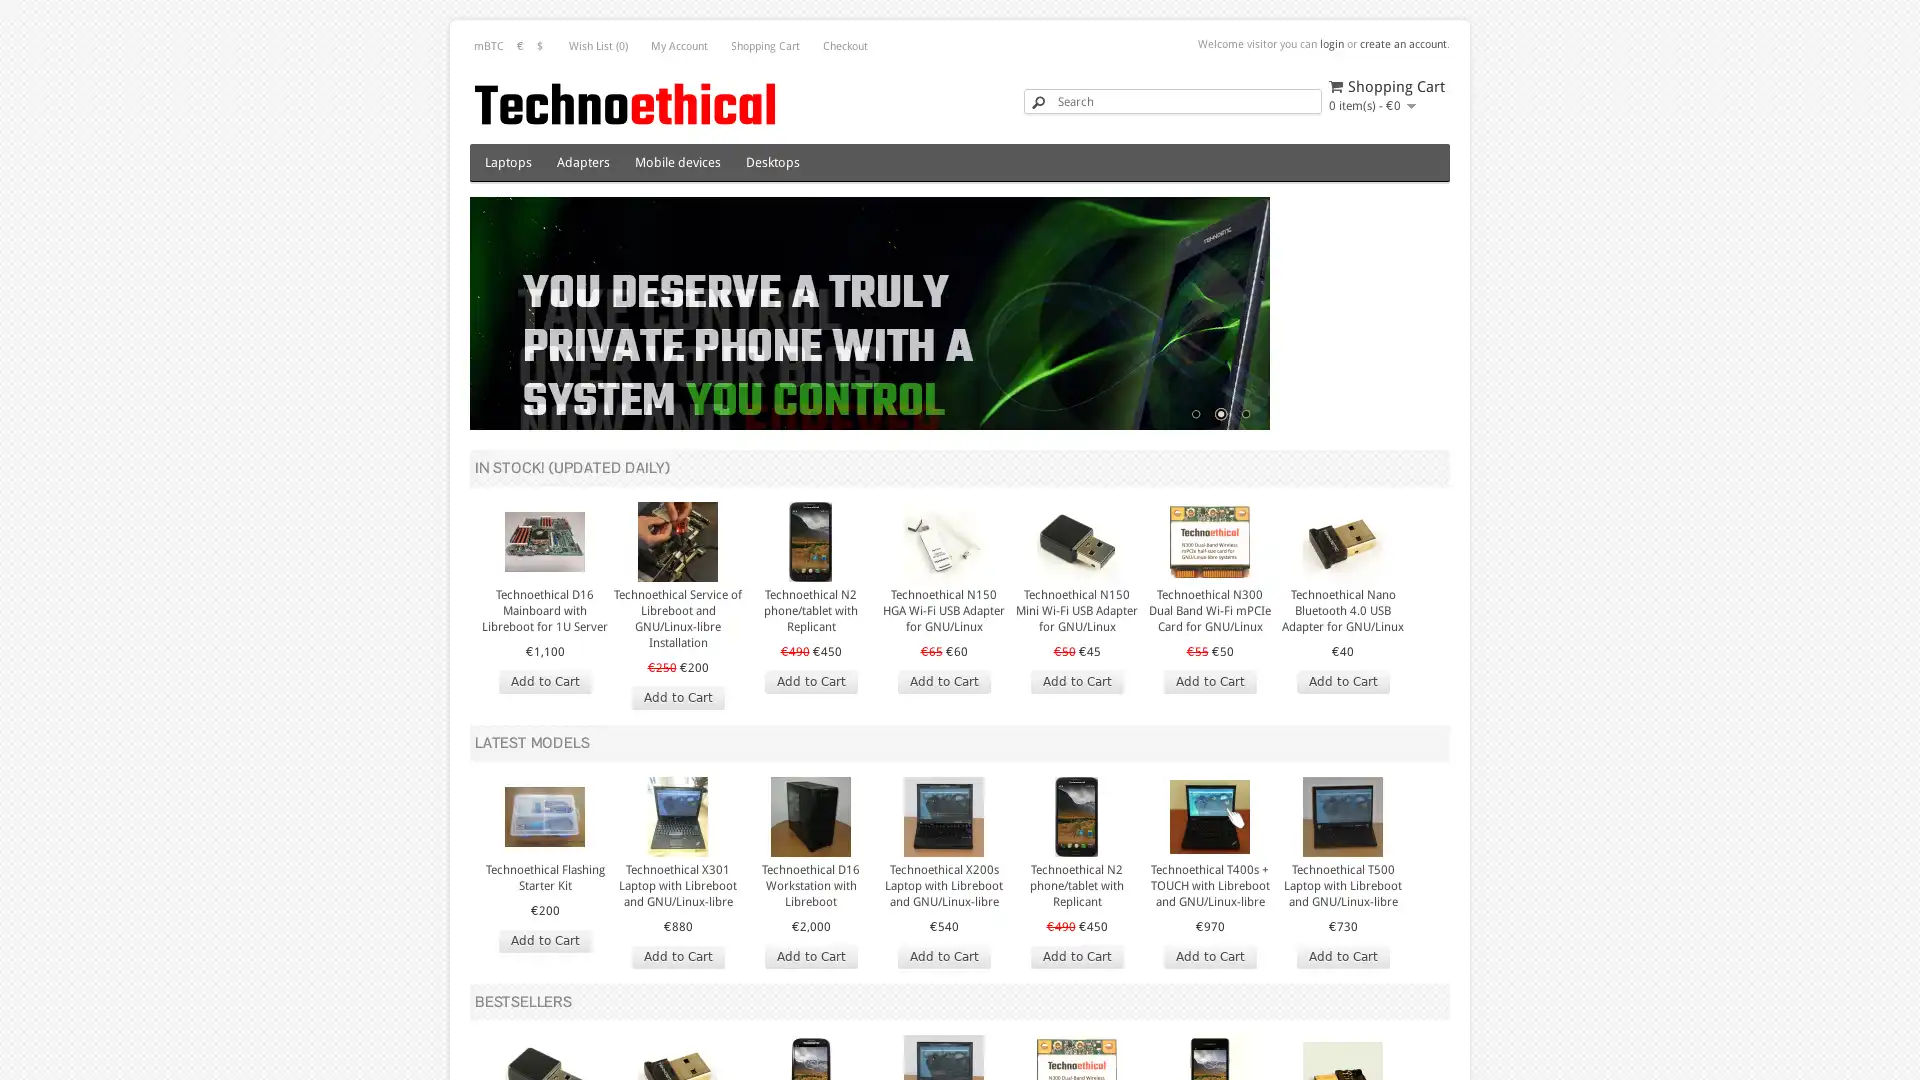 The width and height of the screenshot is (1920, 1080). I want to click on Add to Cart, so click(810, 1022).